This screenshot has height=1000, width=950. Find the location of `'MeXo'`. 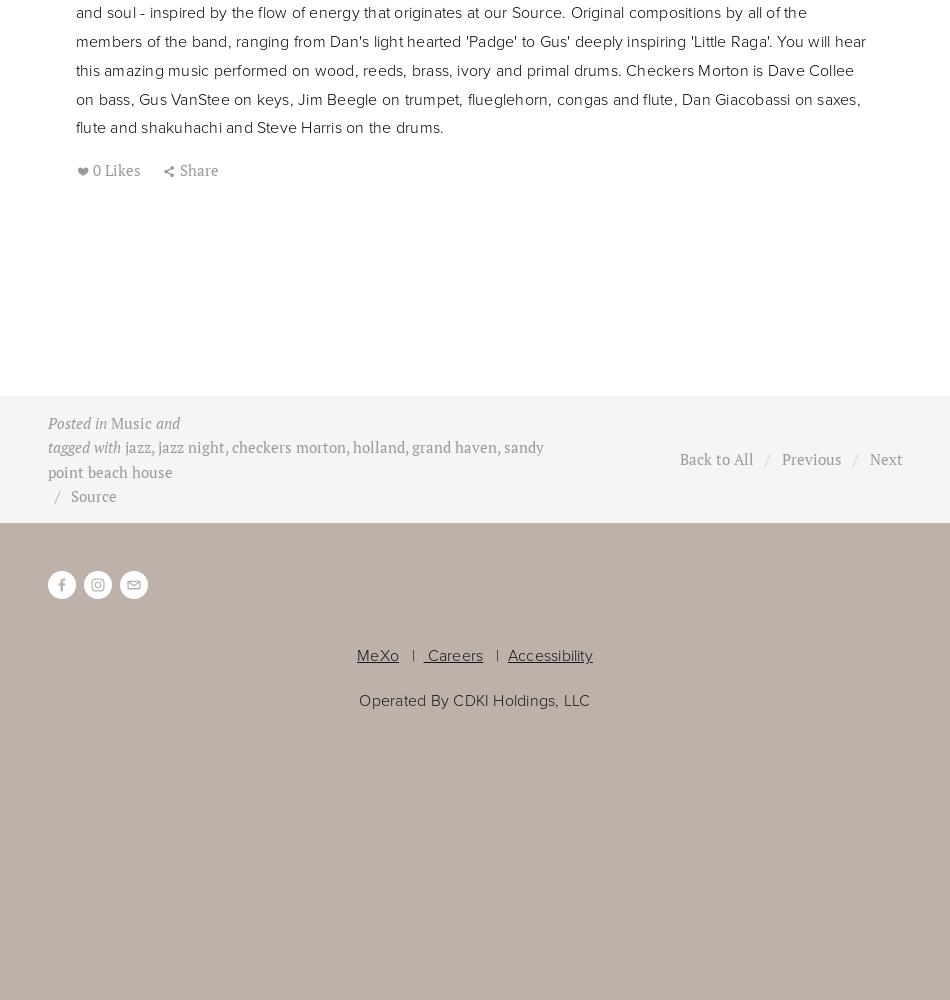

'MeXo' is located at coordinates (377, 655).